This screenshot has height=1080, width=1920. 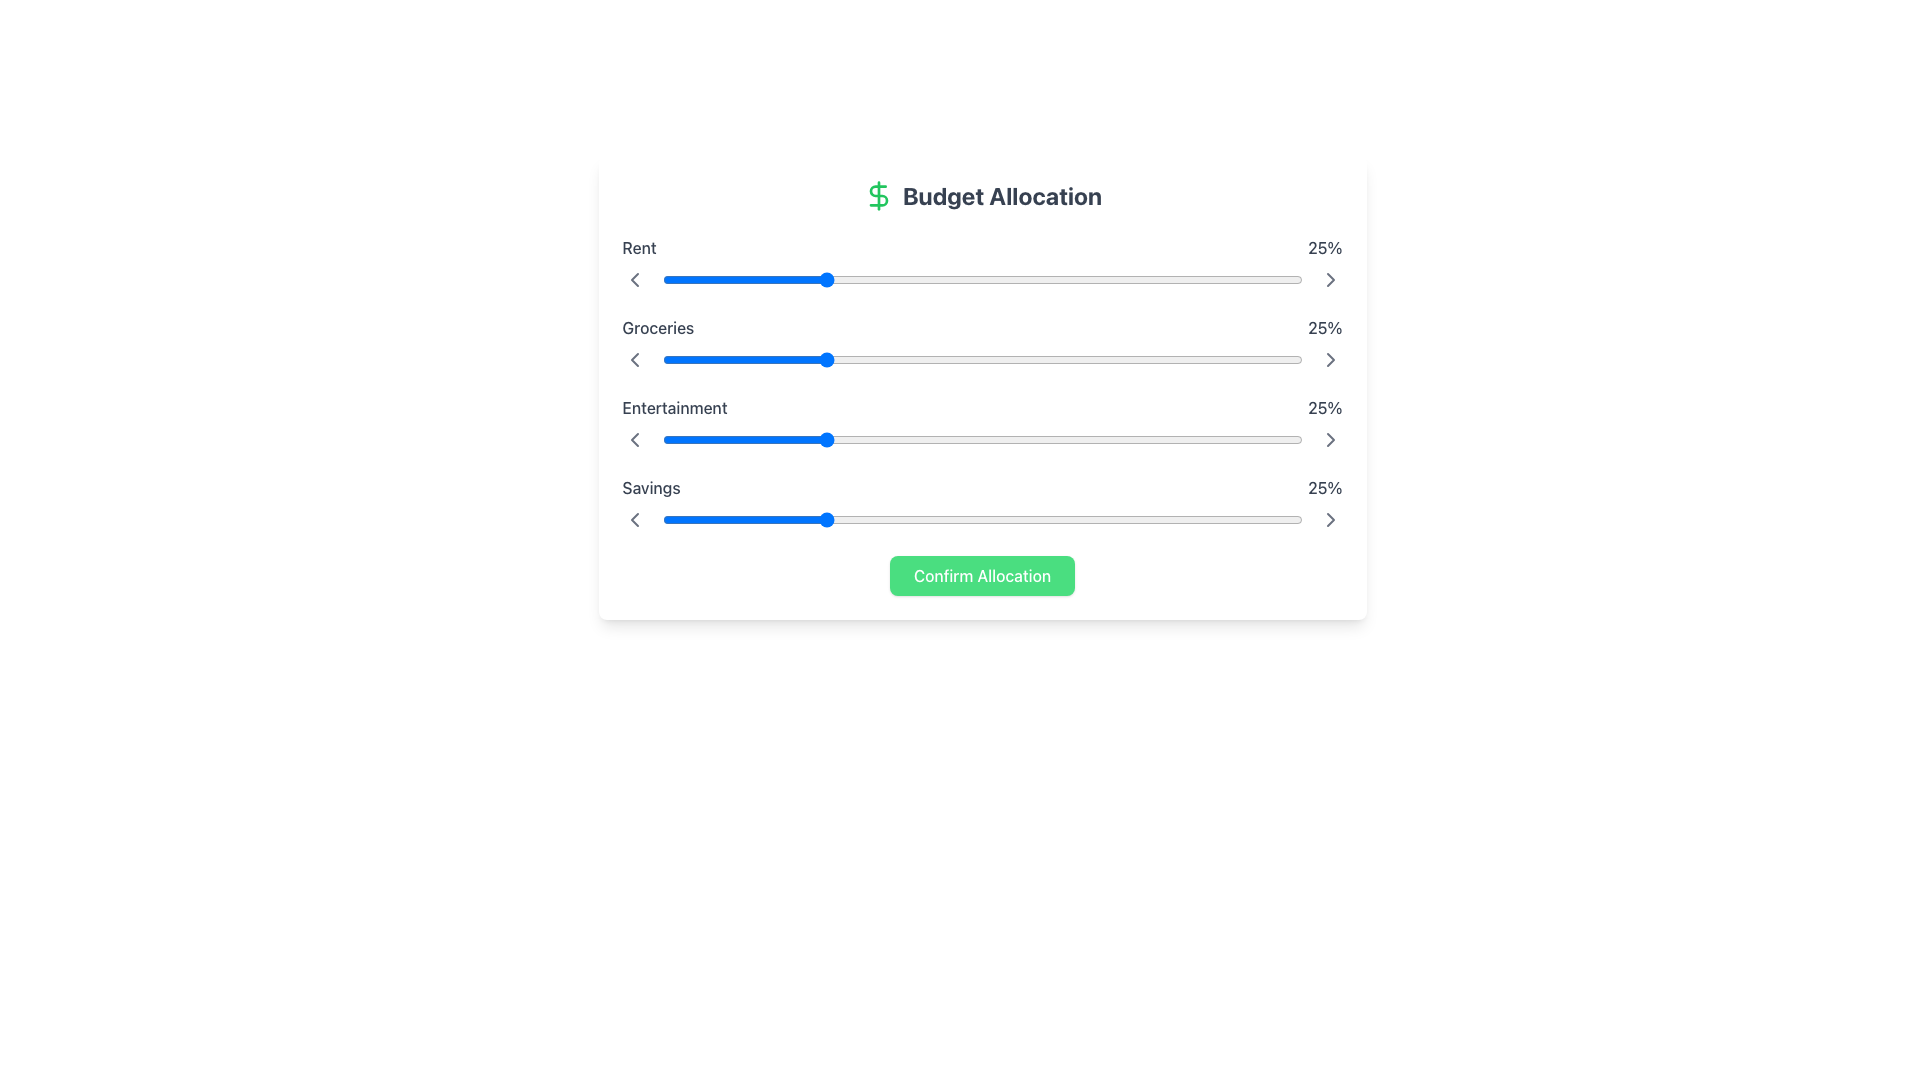 What do you see at coordinates (878, 196) in the screenshot?
I see `the decorative icon representing financial functions, located to the left of the text 'Budget Allocation'` at bounding box center [878, 196].